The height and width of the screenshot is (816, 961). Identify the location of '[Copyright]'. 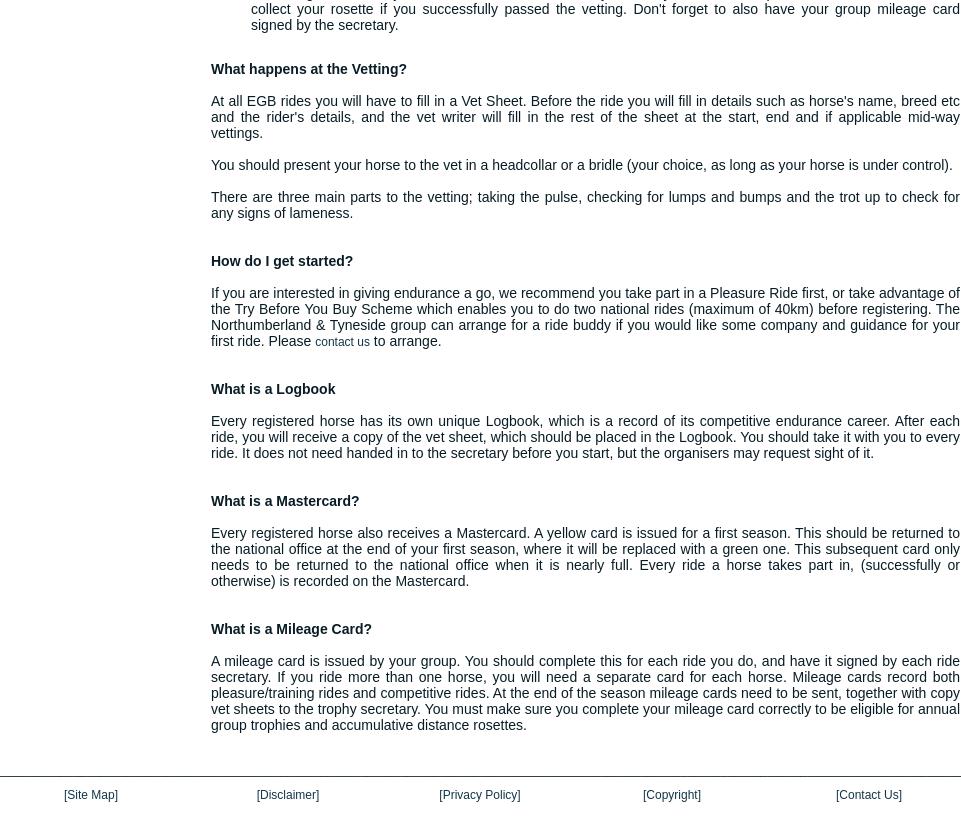
(670, 795).